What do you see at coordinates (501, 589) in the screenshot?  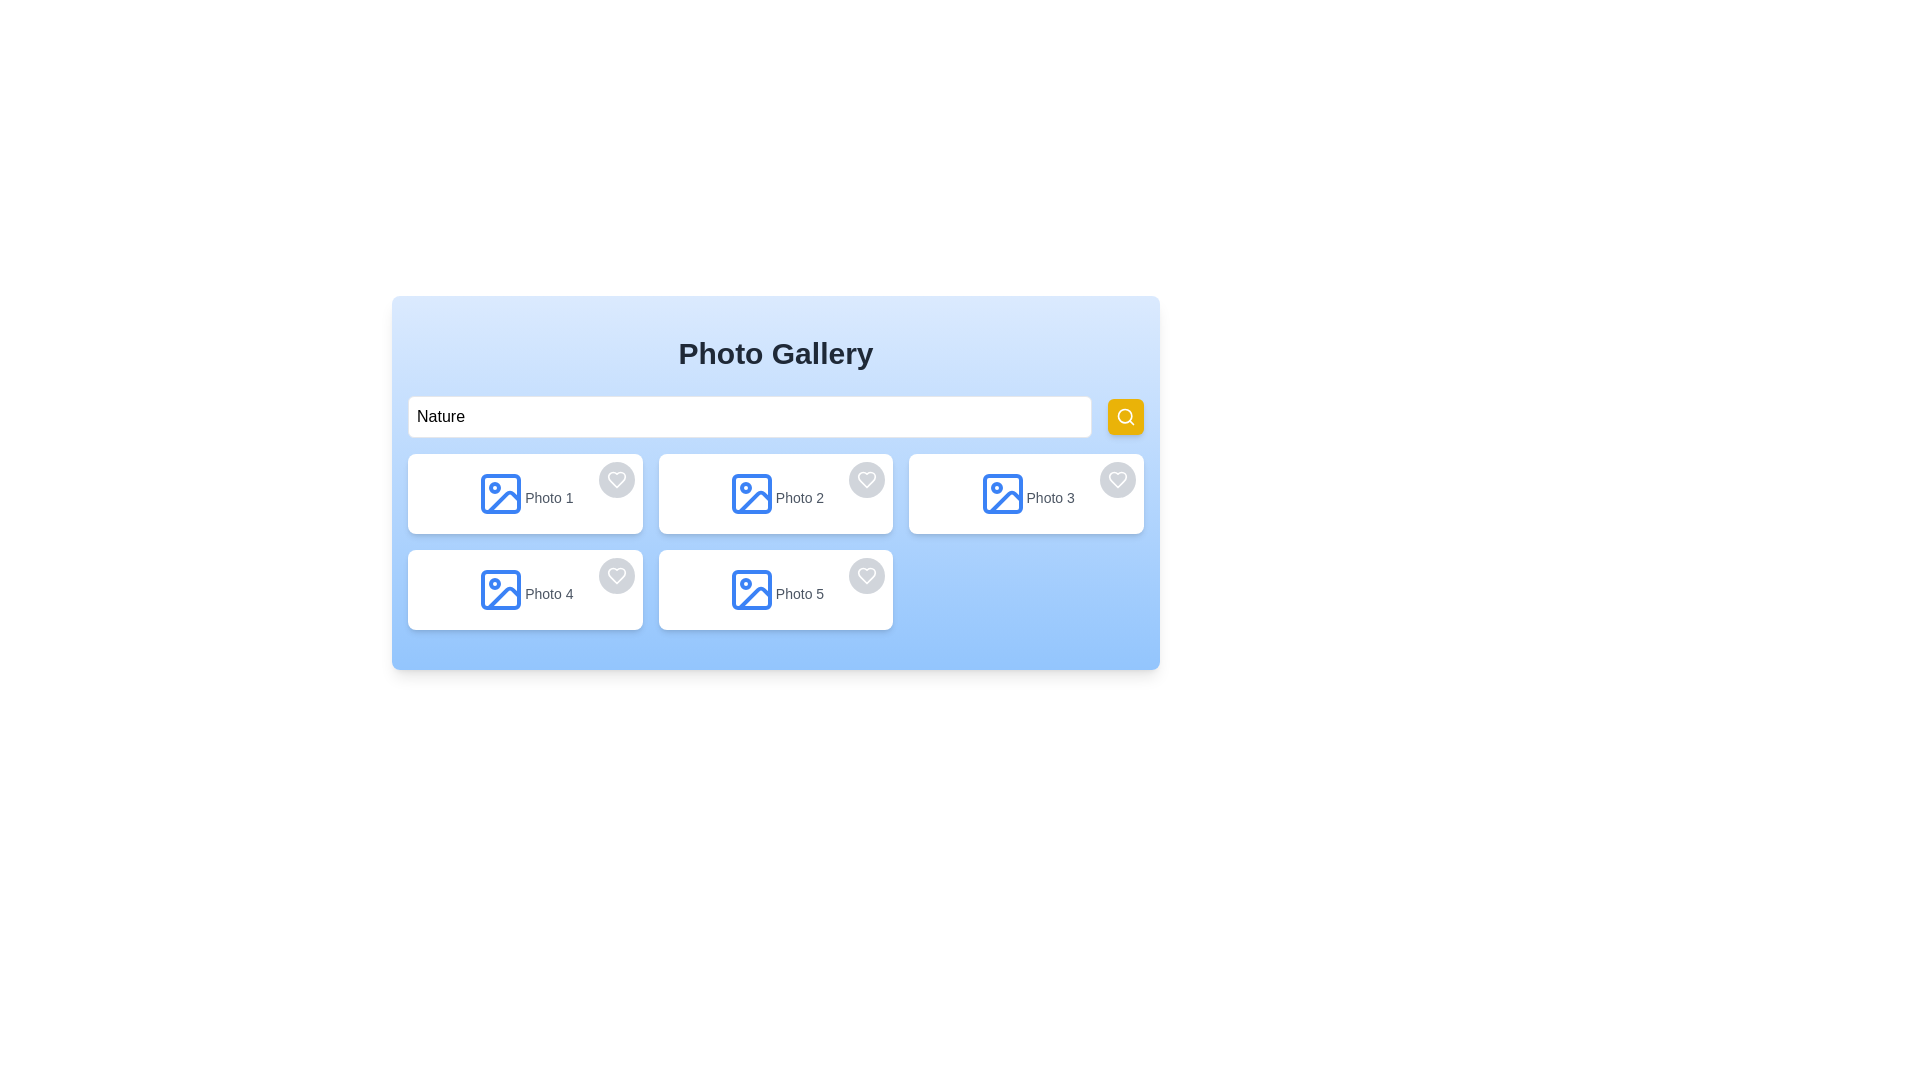 I see `the minimalistic image icon with a blue outline, located in the center-left of the 'Photo 4' box in the photo gallery grid, below the search bar` at bounding box center [501, 589].